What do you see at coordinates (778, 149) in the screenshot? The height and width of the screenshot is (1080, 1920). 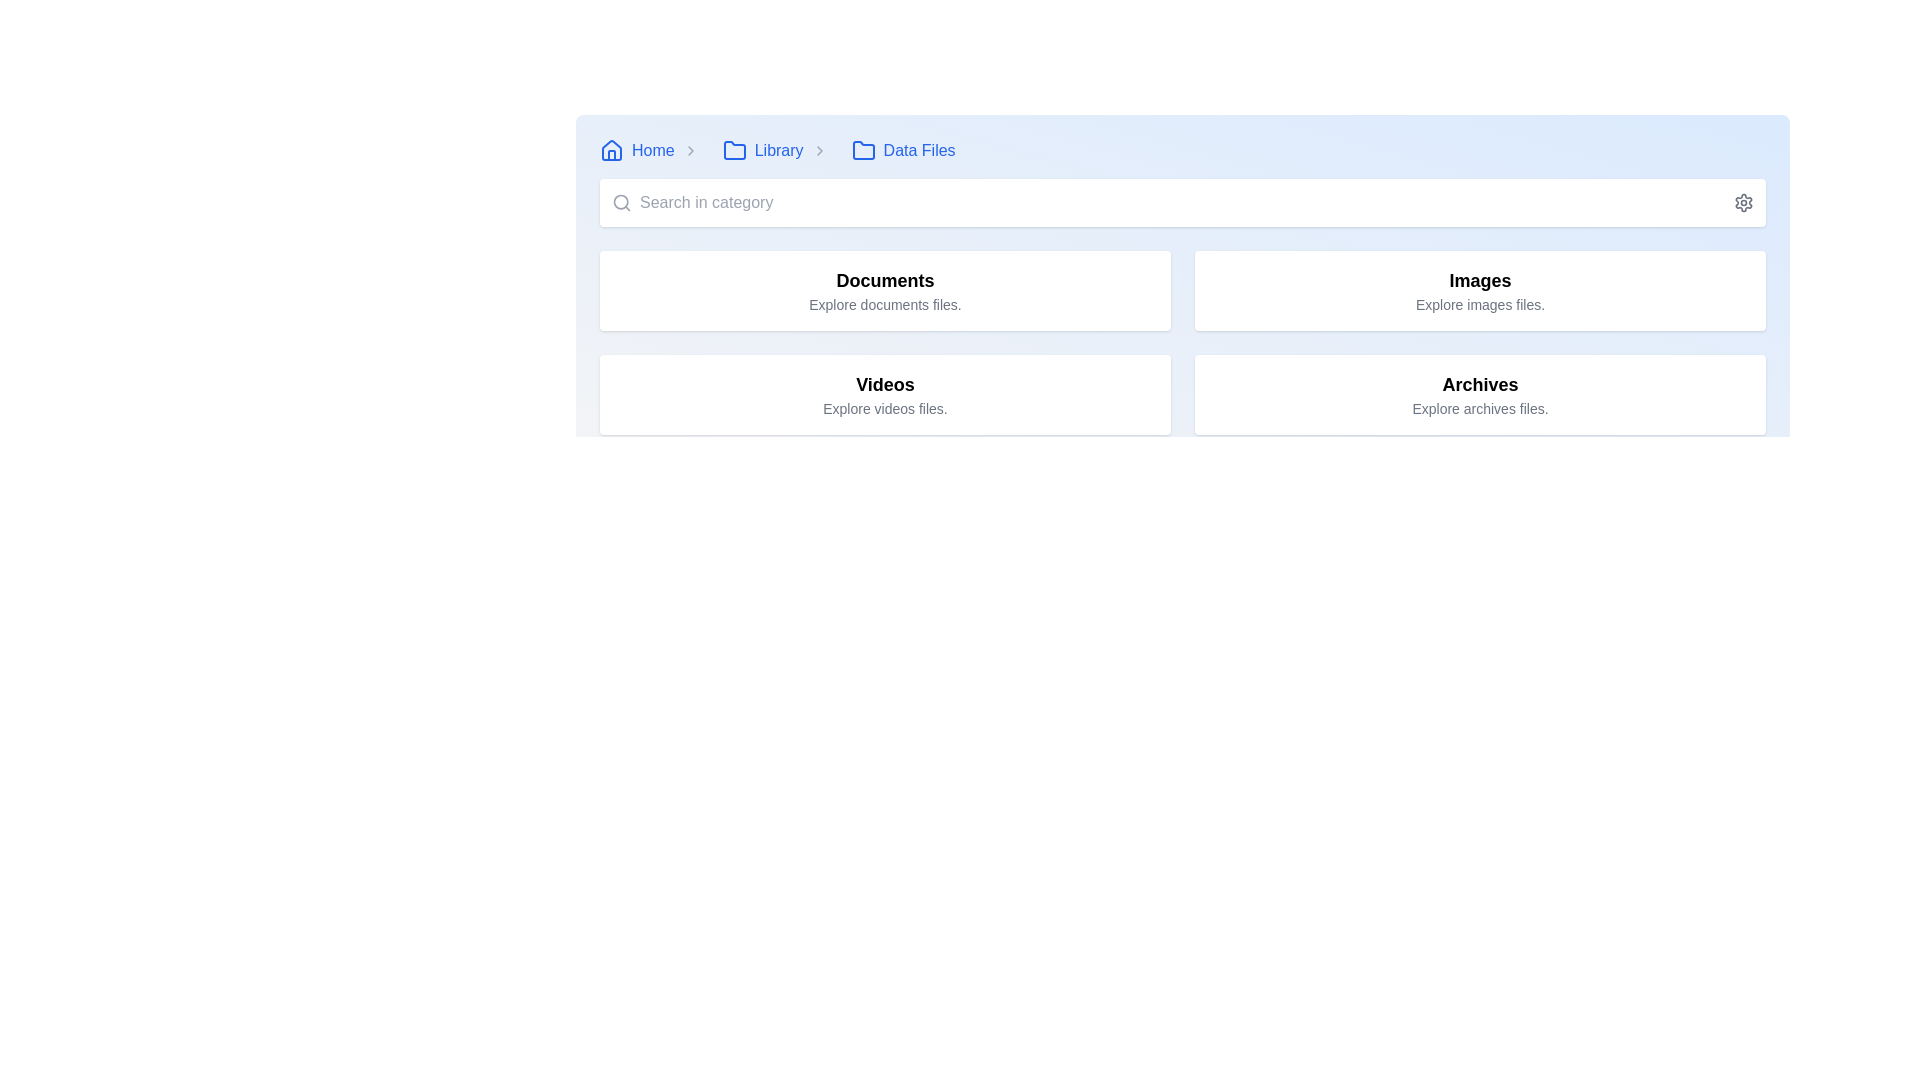 I see `the 'Library' text label in the breadcrumb navigation bar, which is the third item following 'Home' and a folder icon` at bounding box center [778, 149].